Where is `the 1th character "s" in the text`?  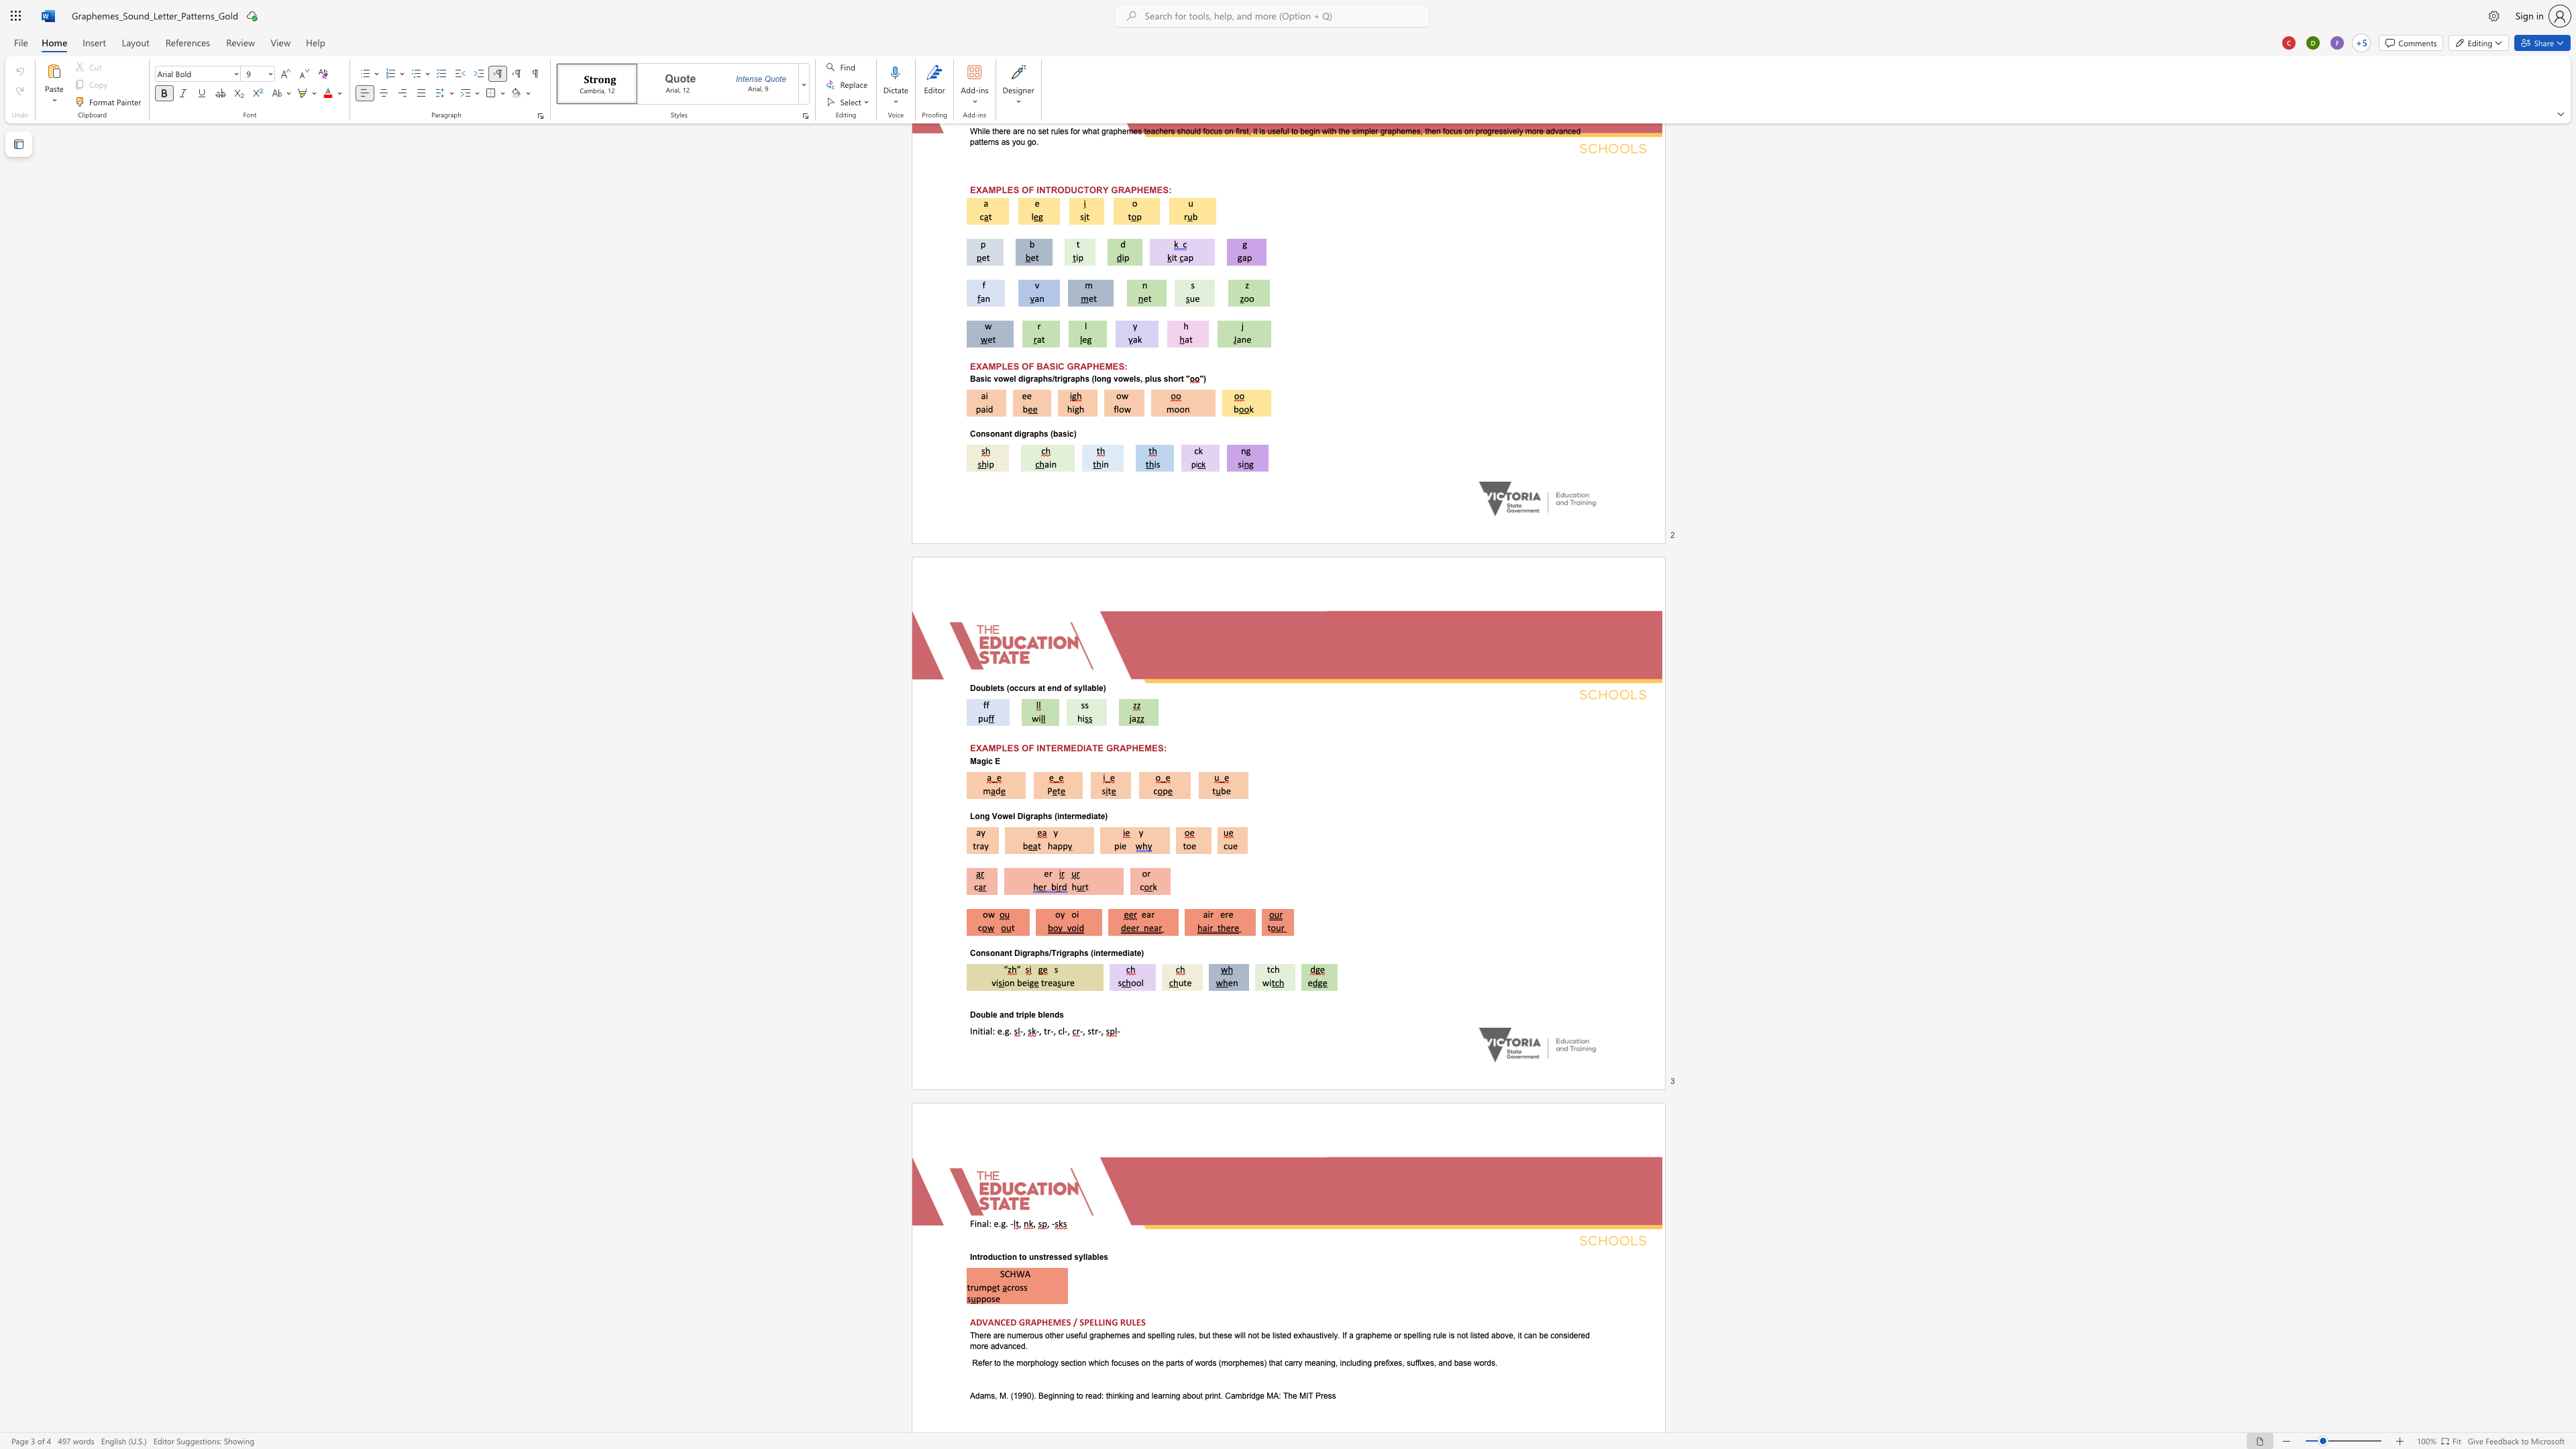
the 1th character "s" in the text is located at coordinates (1060, 1013).